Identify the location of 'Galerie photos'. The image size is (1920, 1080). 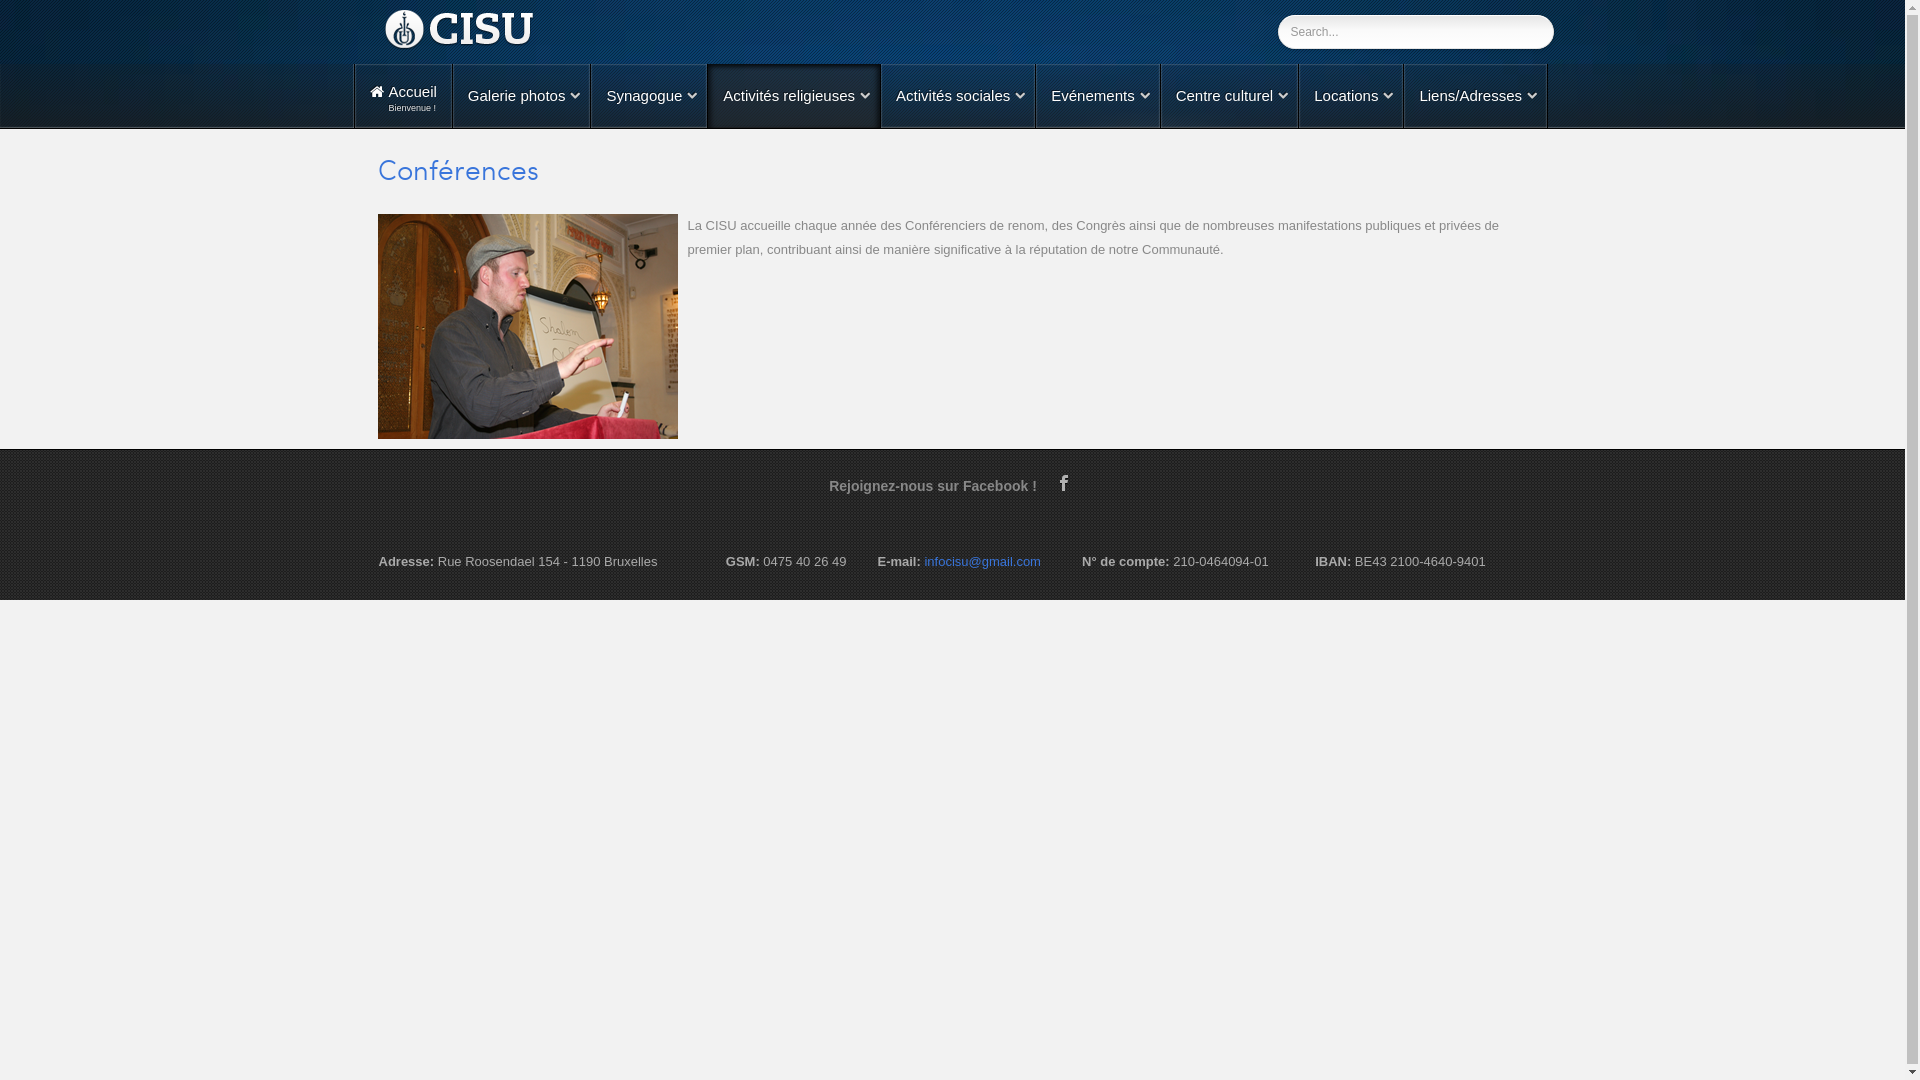
(522, 96).